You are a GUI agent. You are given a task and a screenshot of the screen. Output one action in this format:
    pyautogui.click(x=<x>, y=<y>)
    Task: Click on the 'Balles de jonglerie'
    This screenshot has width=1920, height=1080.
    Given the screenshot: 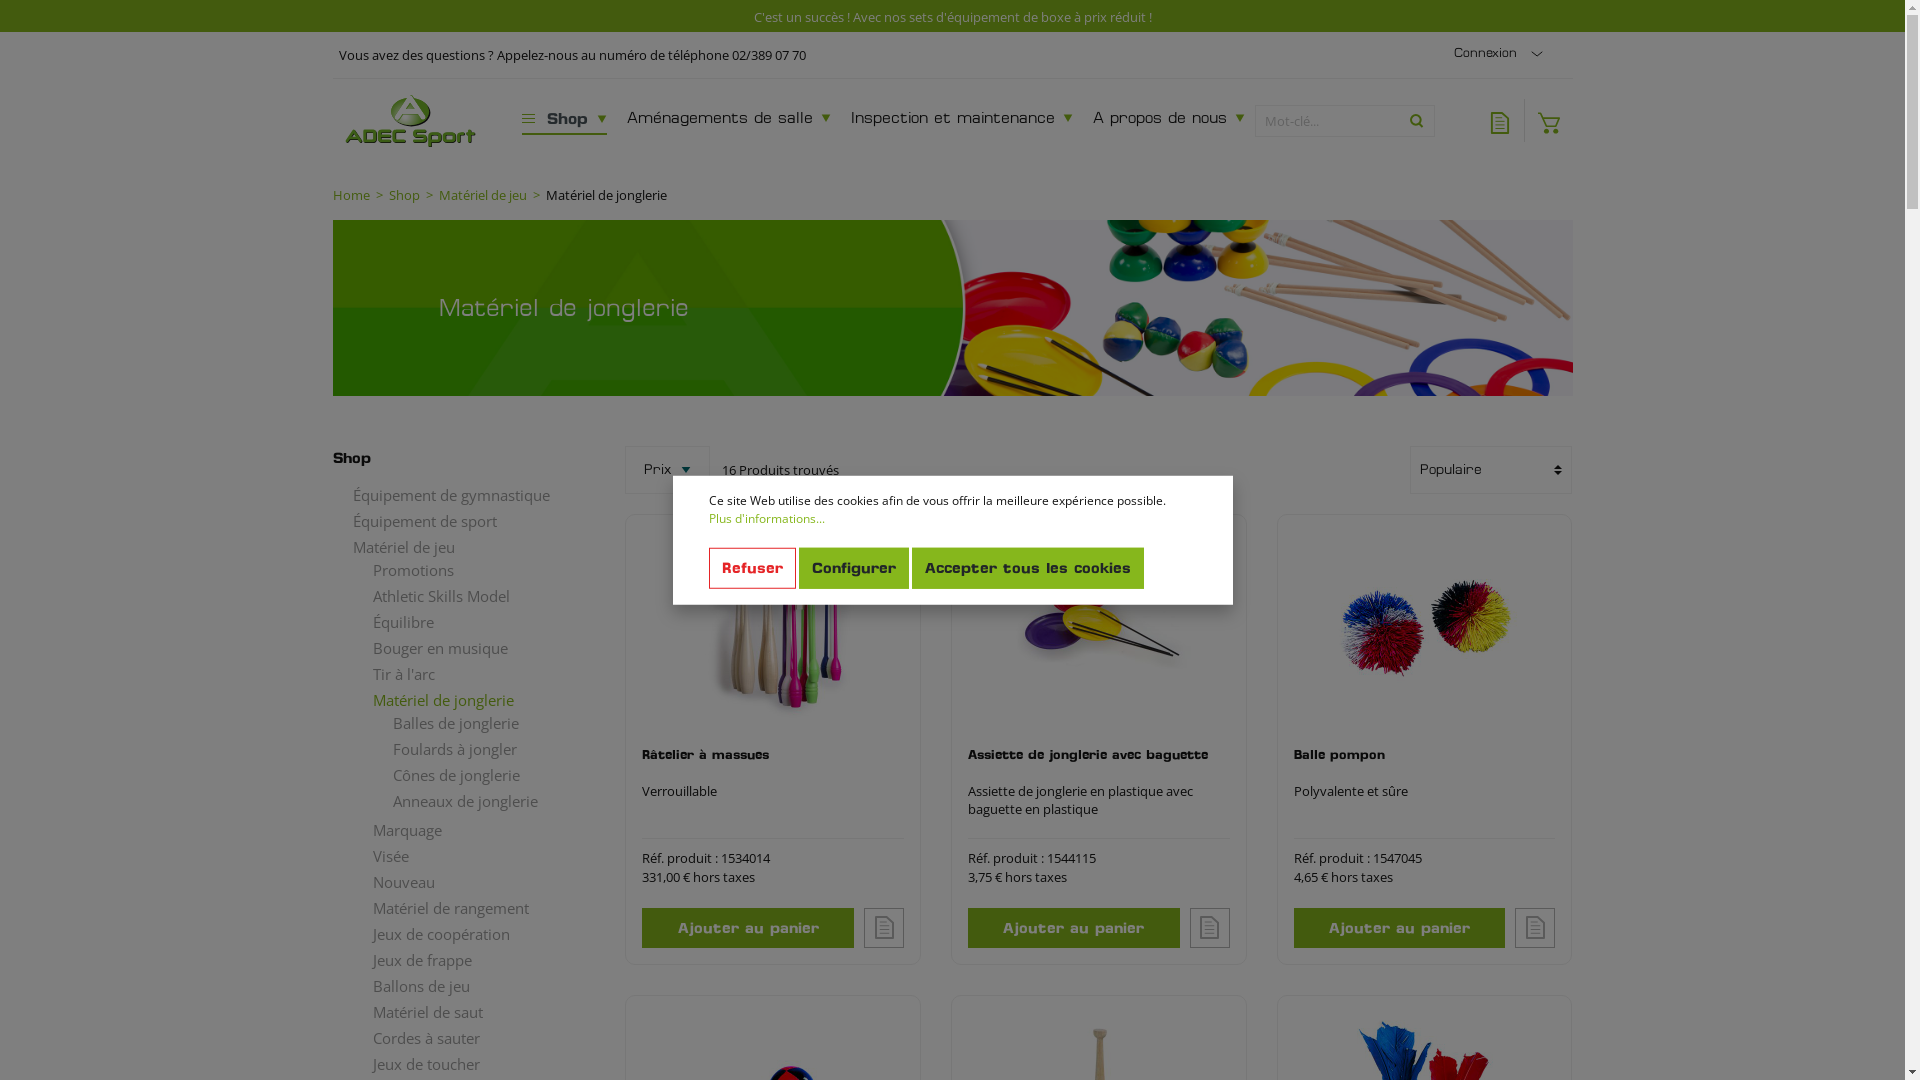 What is the action you would take?
    pyautogui.click(x=477, y=721)
    